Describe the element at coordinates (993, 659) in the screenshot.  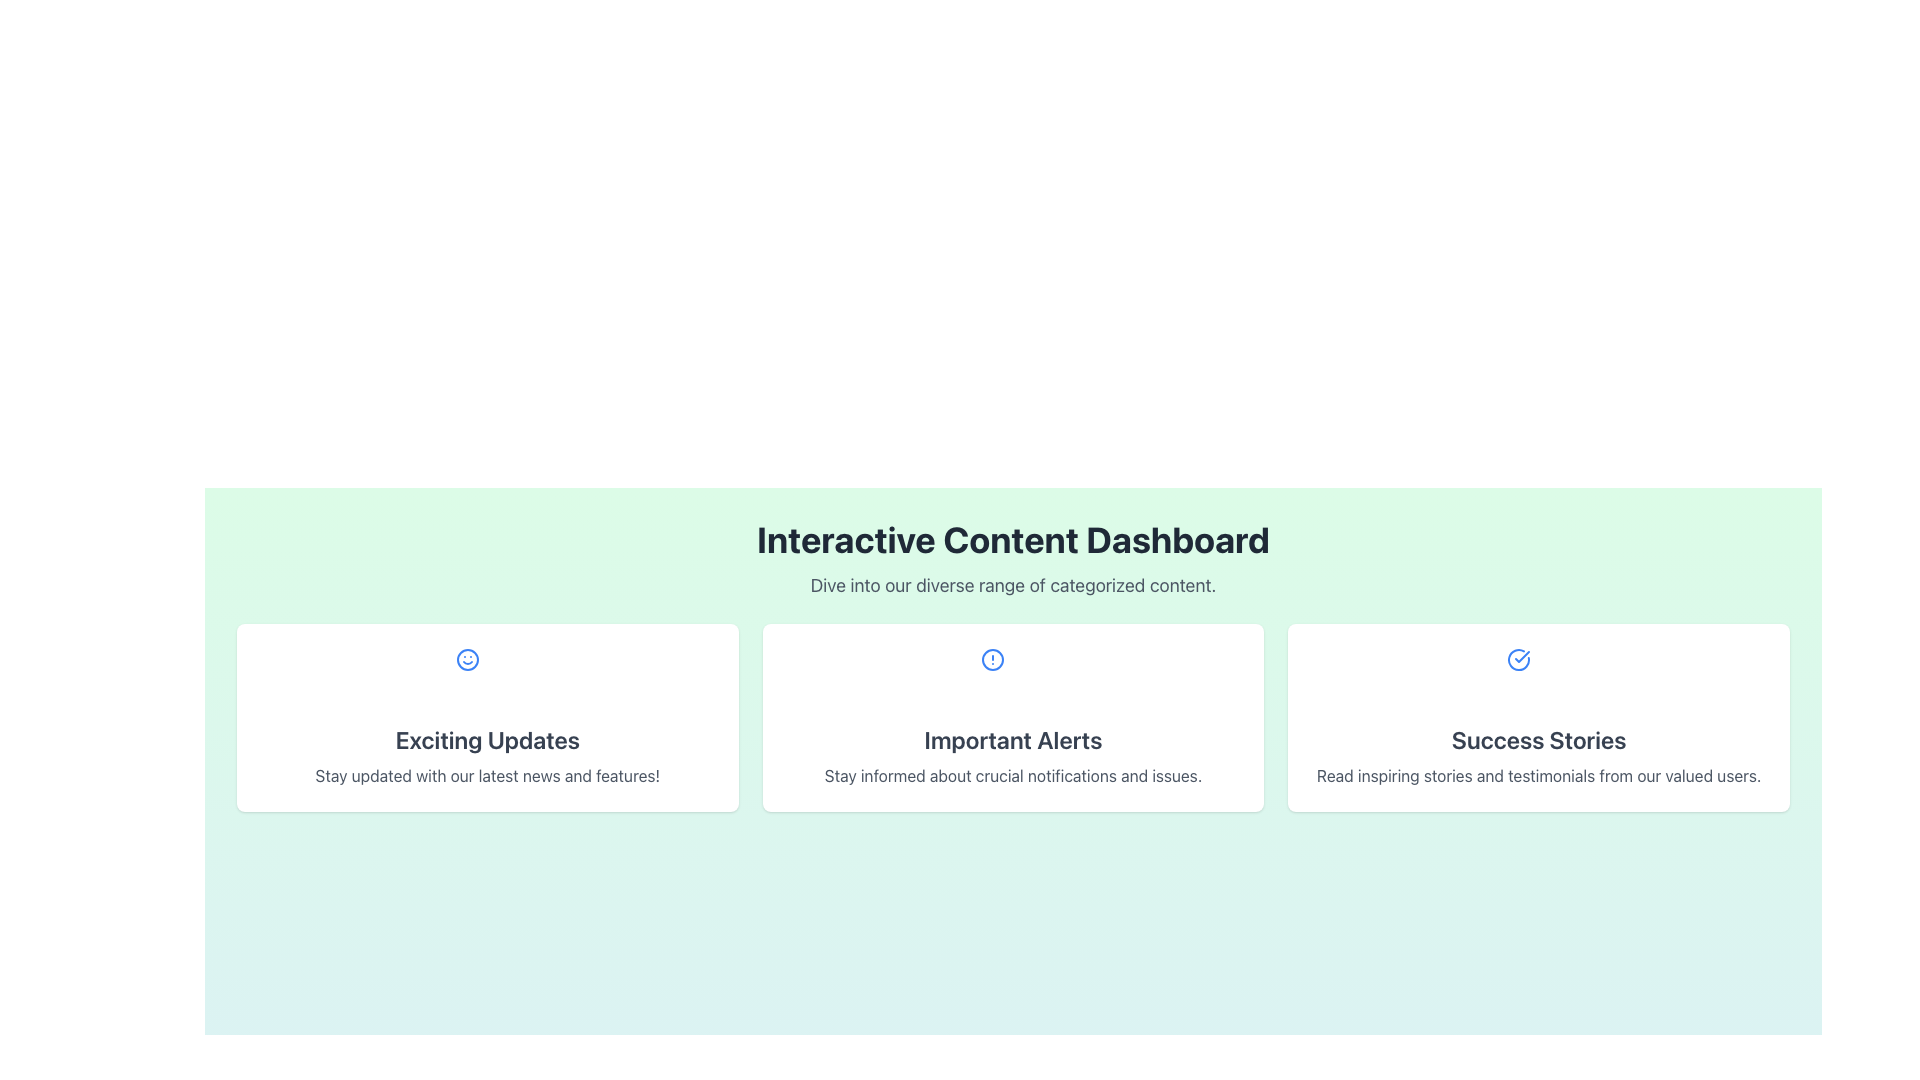
I see `the circular SVG element that represents a warning or alert indicator, located in the middle card of the dashboard above the text 'Important Alerts'` at that location.